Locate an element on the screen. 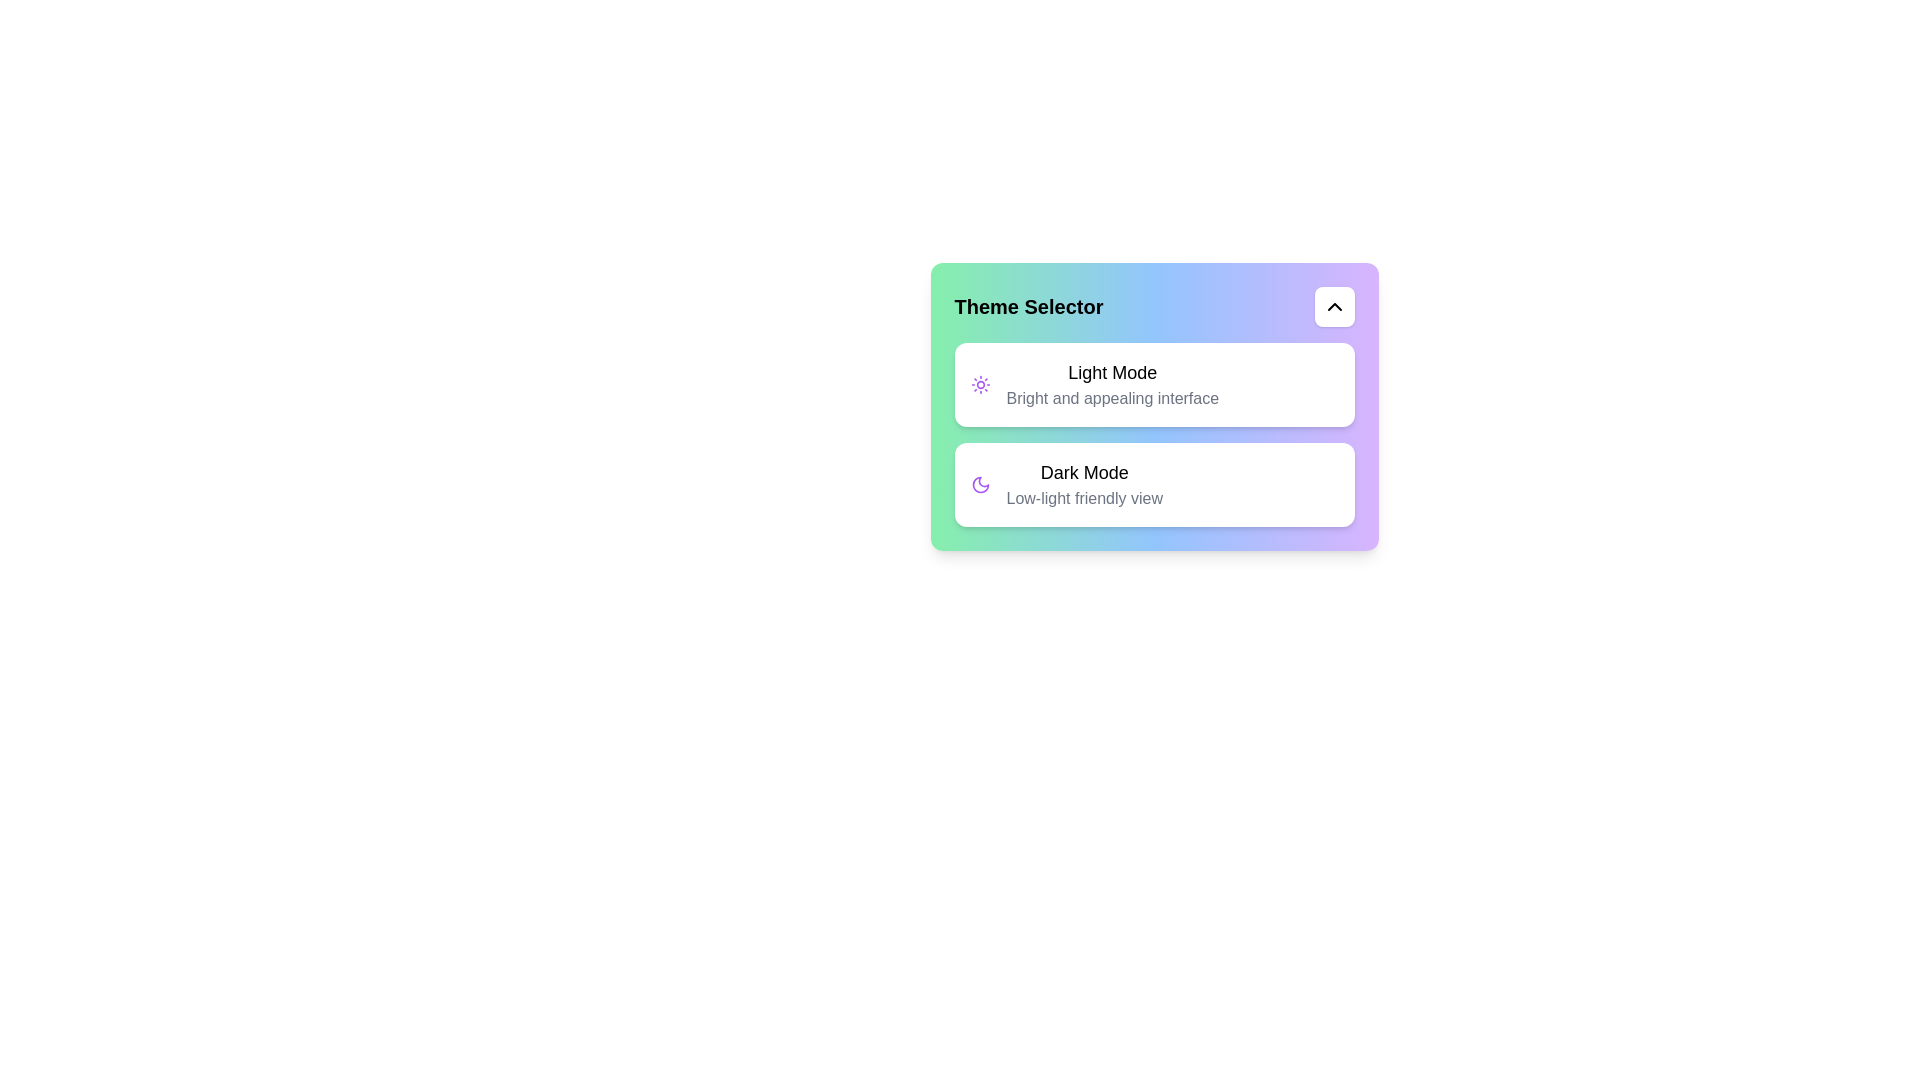 This screenshot has height=1080, width=1920. toggle button to close the theme menu is located at coordinates (1334, 307).